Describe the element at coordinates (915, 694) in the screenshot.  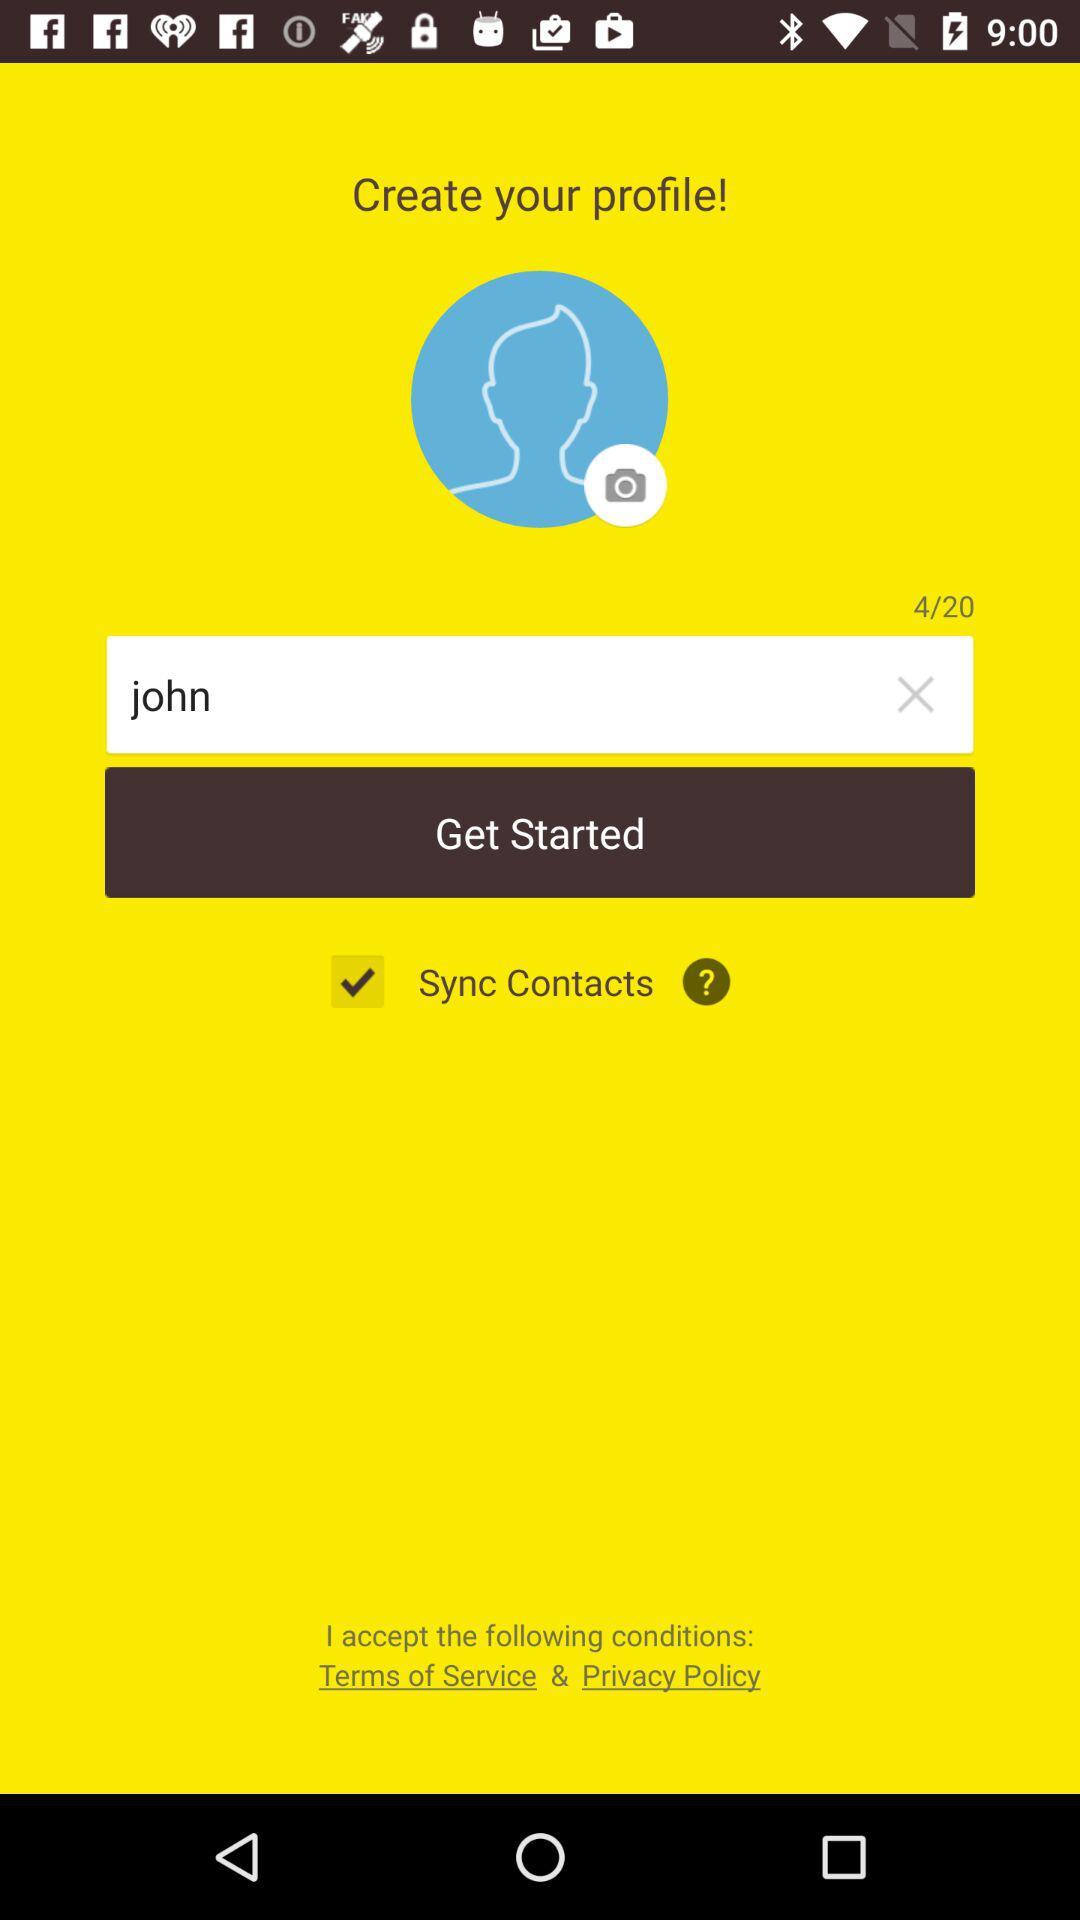
I see `item to the right of john item` at that location.